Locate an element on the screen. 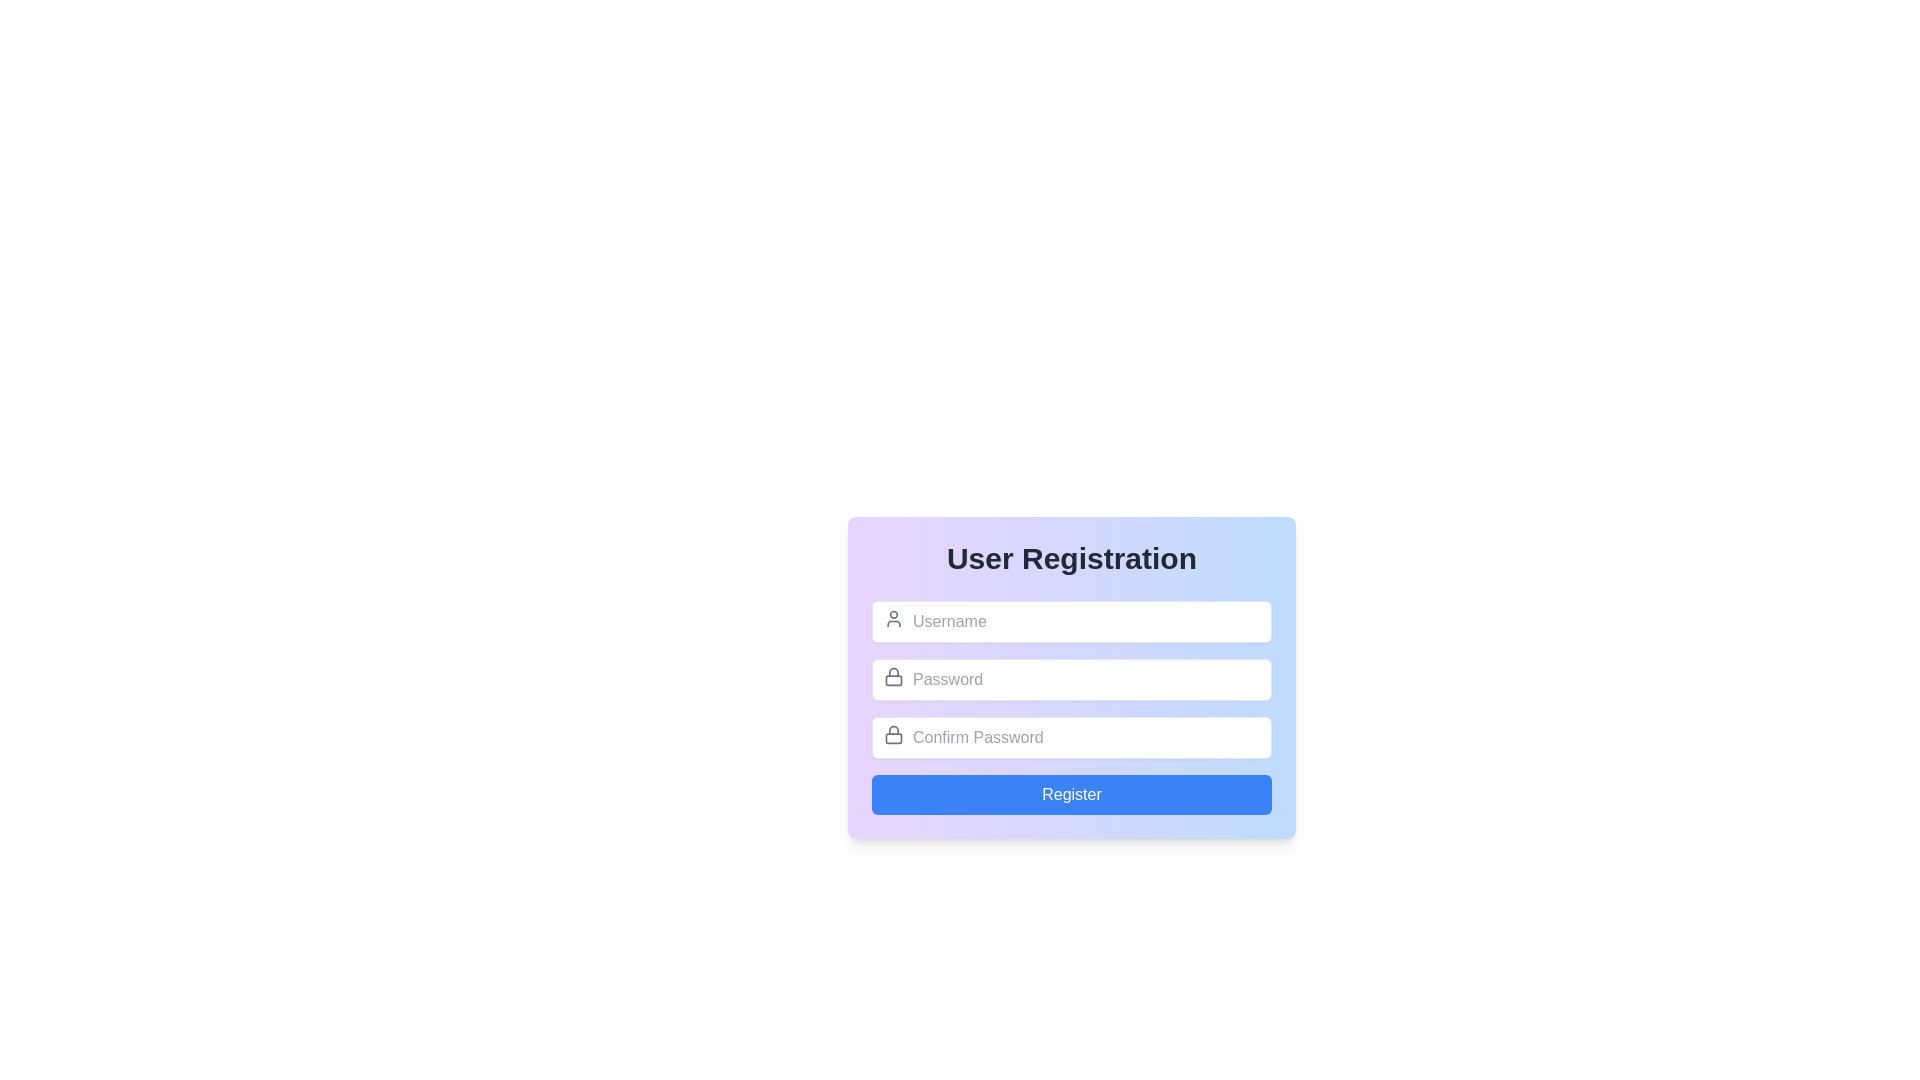 The image size is (1920, 1080). the bold header text 'User Registration' which is styled in large, dark gray typography at the top of the card-like interface is located at coordinates (1070, 559).